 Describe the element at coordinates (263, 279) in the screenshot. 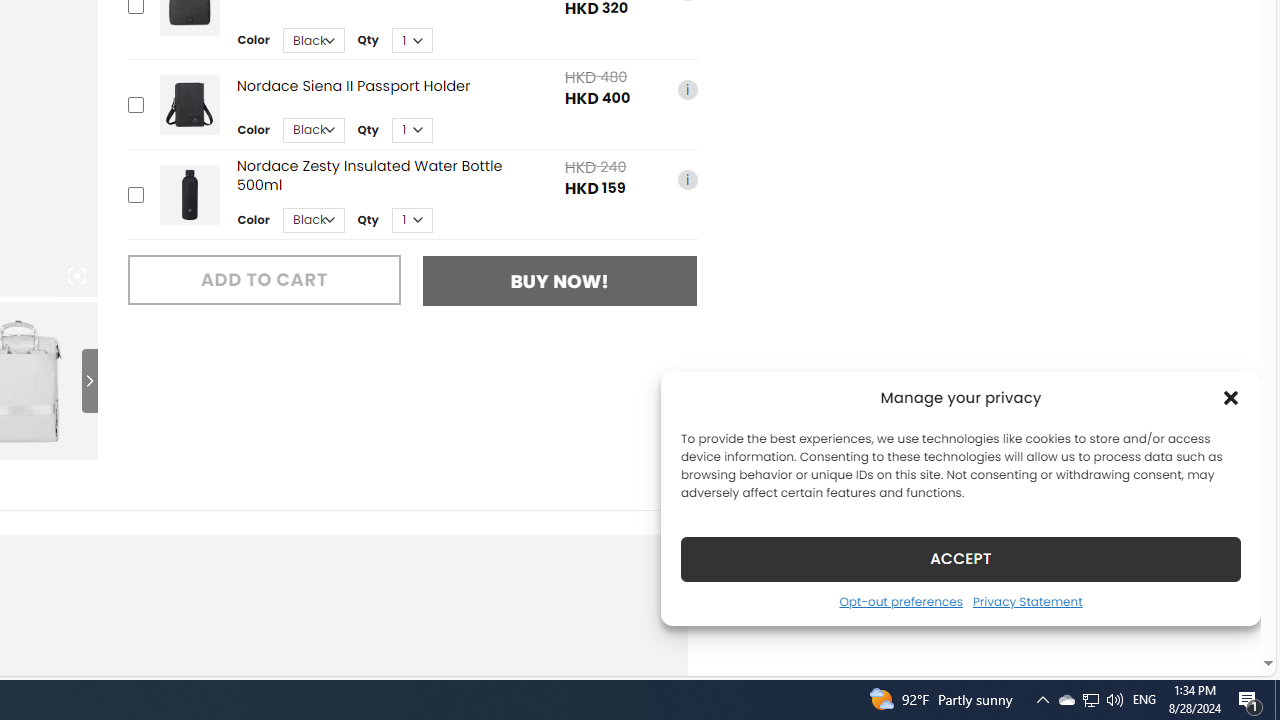

I see `'ADD TO CART'` at that location.